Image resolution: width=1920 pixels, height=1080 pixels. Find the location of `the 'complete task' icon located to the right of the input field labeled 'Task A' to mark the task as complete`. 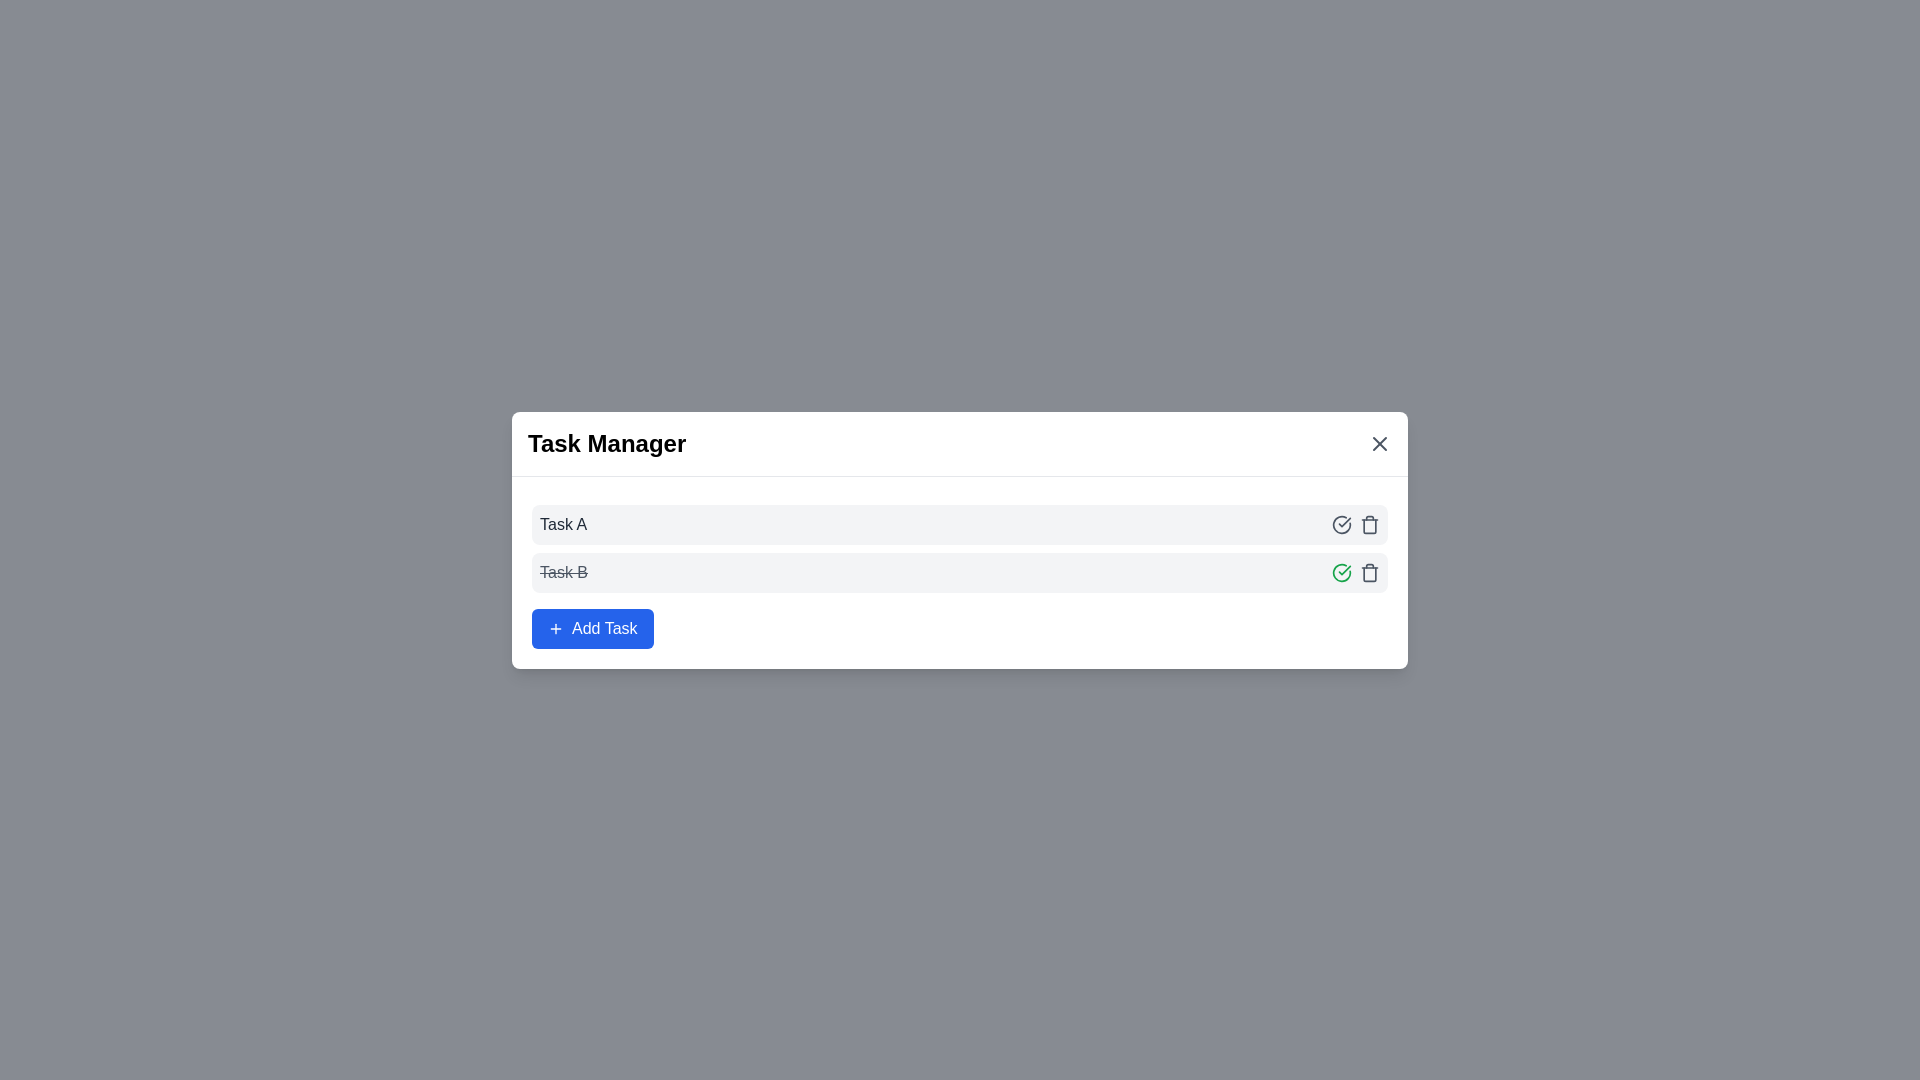

the 'complete task' icon located to the right of the input field labeled 'Task A' to mark the task as complete is located at coordinates (1342, 523).